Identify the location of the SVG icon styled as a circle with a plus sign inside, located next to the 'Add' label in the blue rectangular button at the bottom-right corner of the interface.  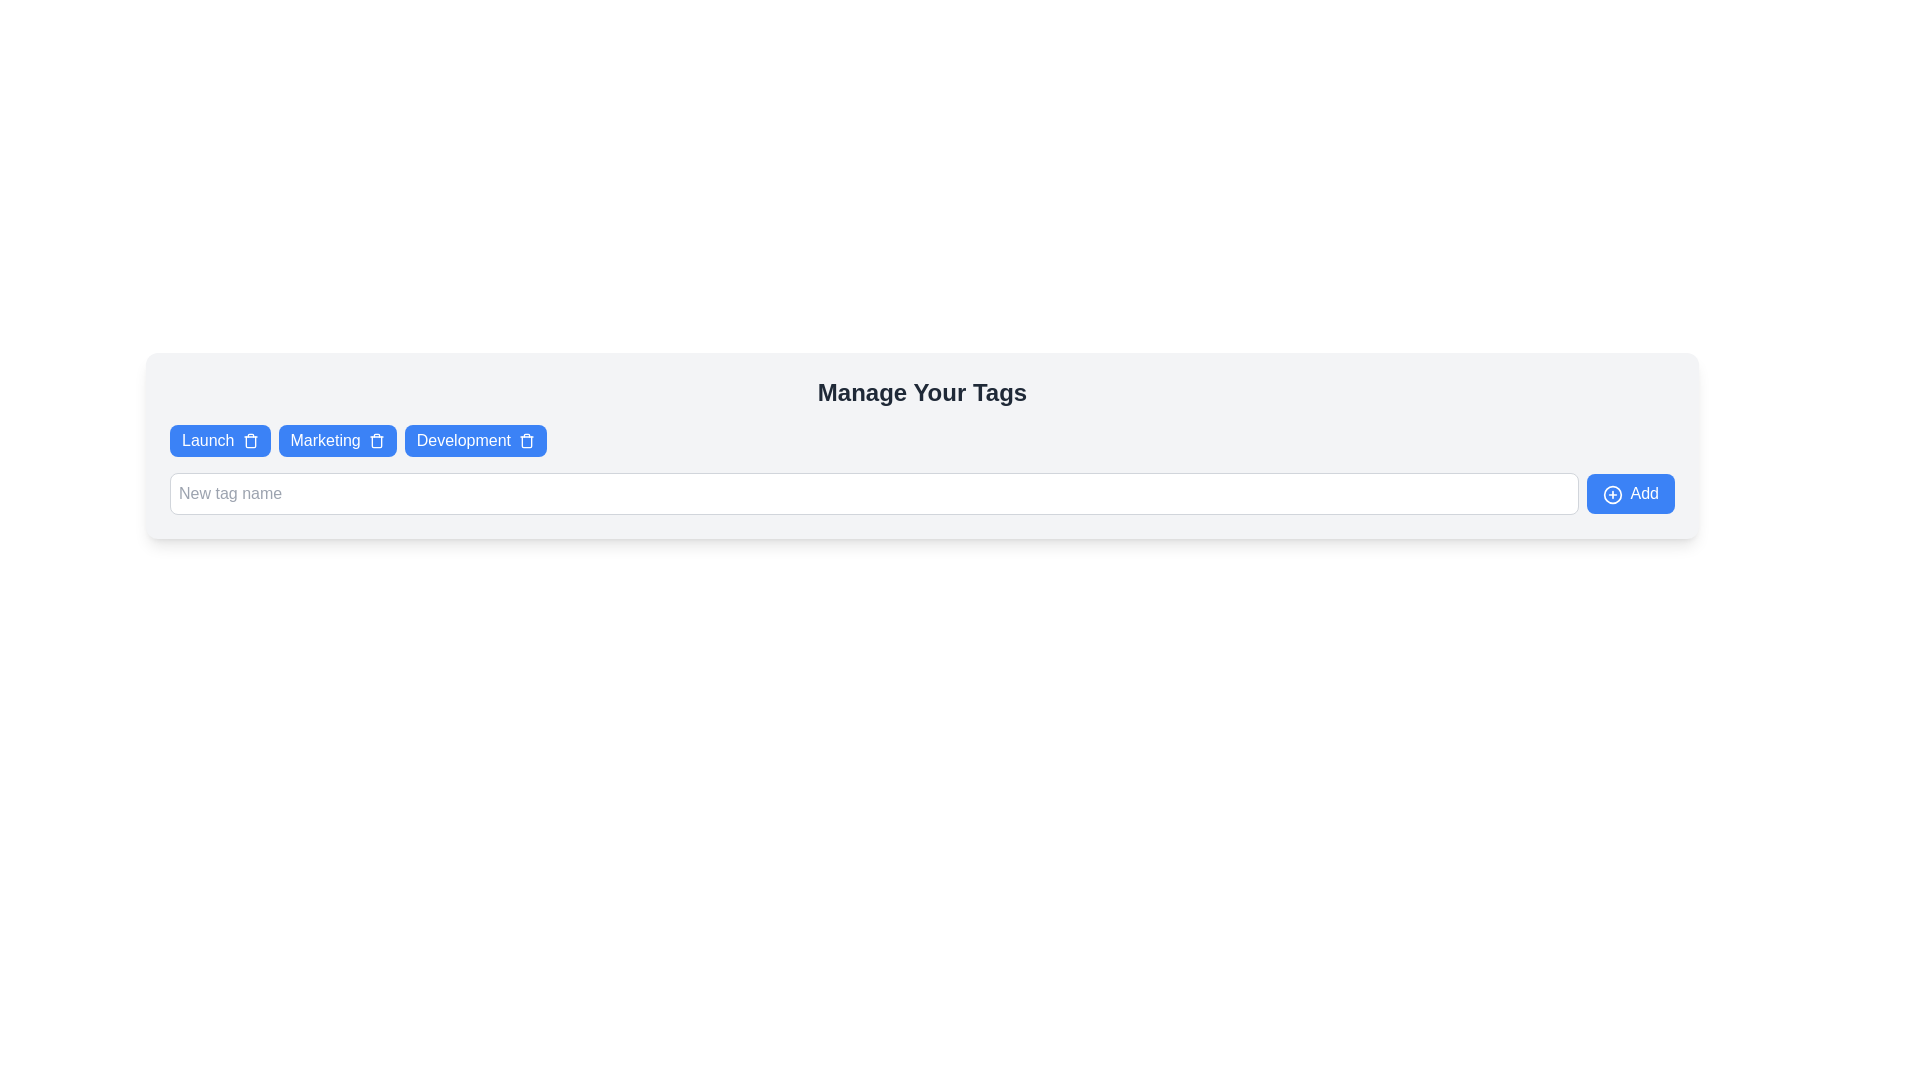
(1612, 494).